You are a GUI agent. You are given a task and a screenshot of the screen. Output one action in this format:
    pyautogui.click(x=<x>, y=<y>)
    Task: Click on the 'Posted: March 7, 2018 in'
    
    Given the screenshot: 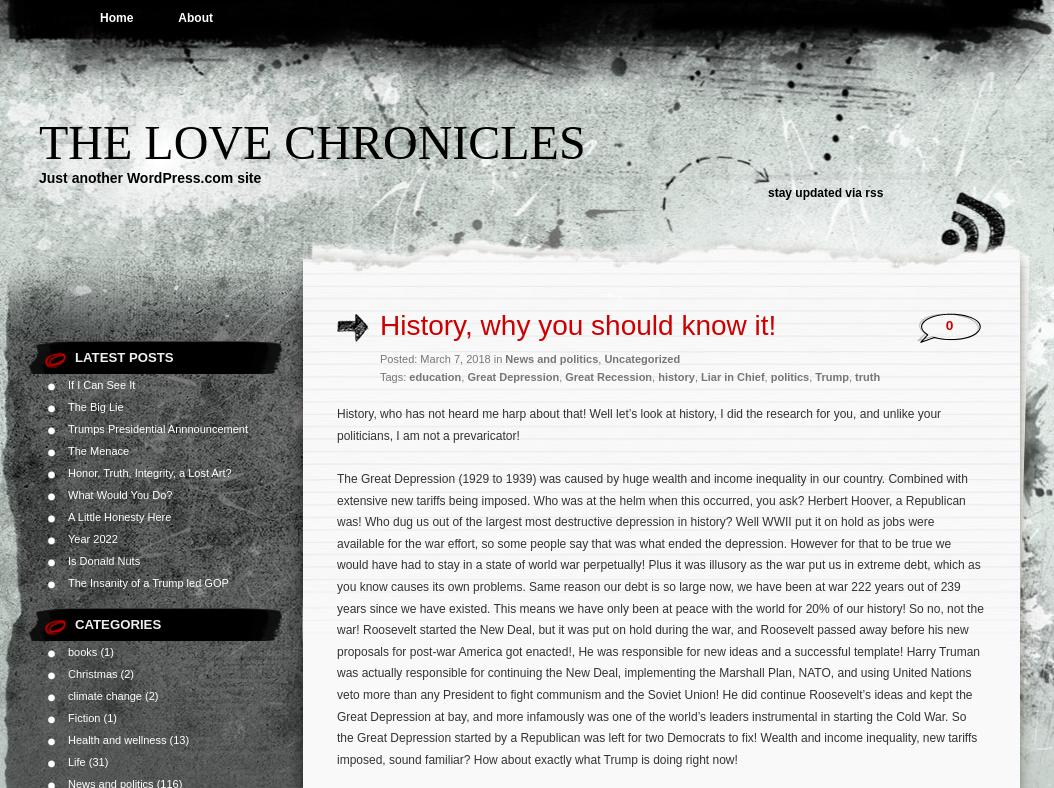 What is the action you would take?
    pyautogui.click(x=378, y=359)
    